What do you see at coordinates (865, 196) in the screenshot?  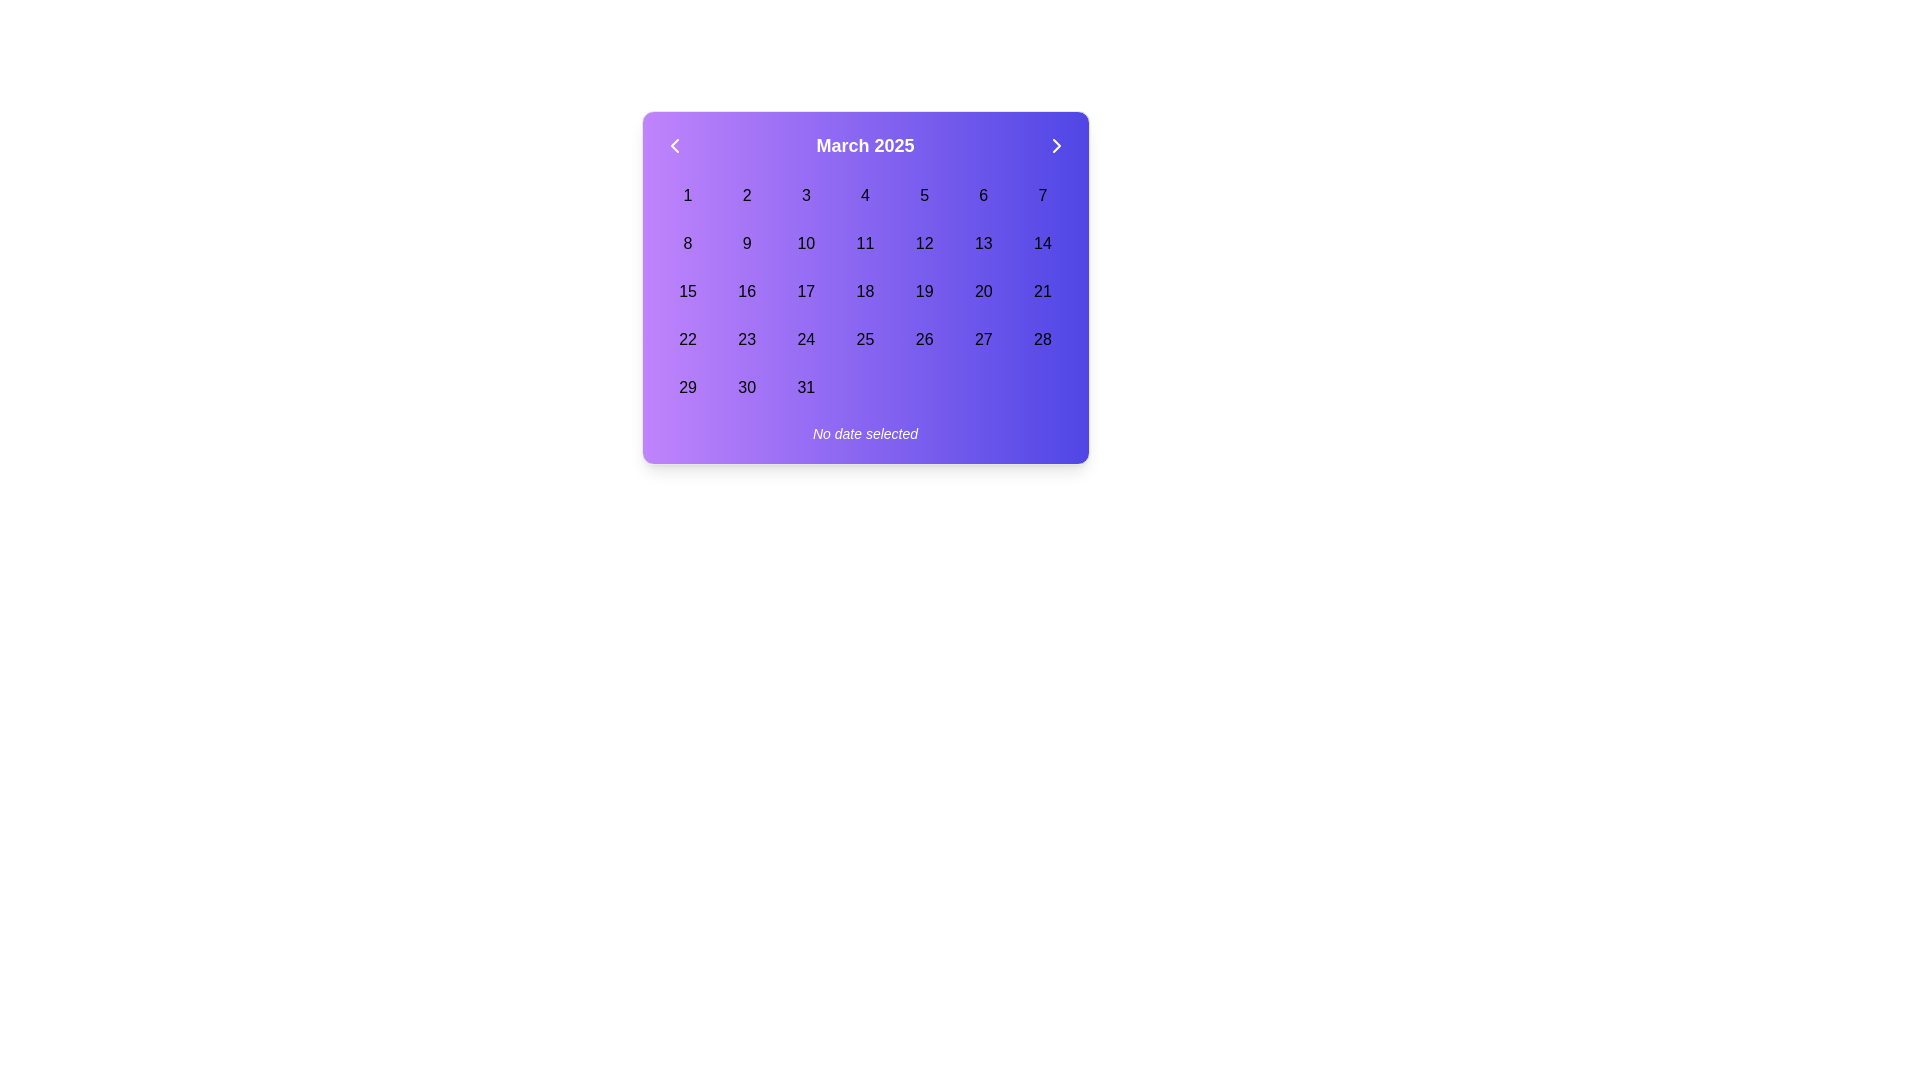 I see `the button representing the date '4' in the calendar interface` at bounding box center [865, 196].